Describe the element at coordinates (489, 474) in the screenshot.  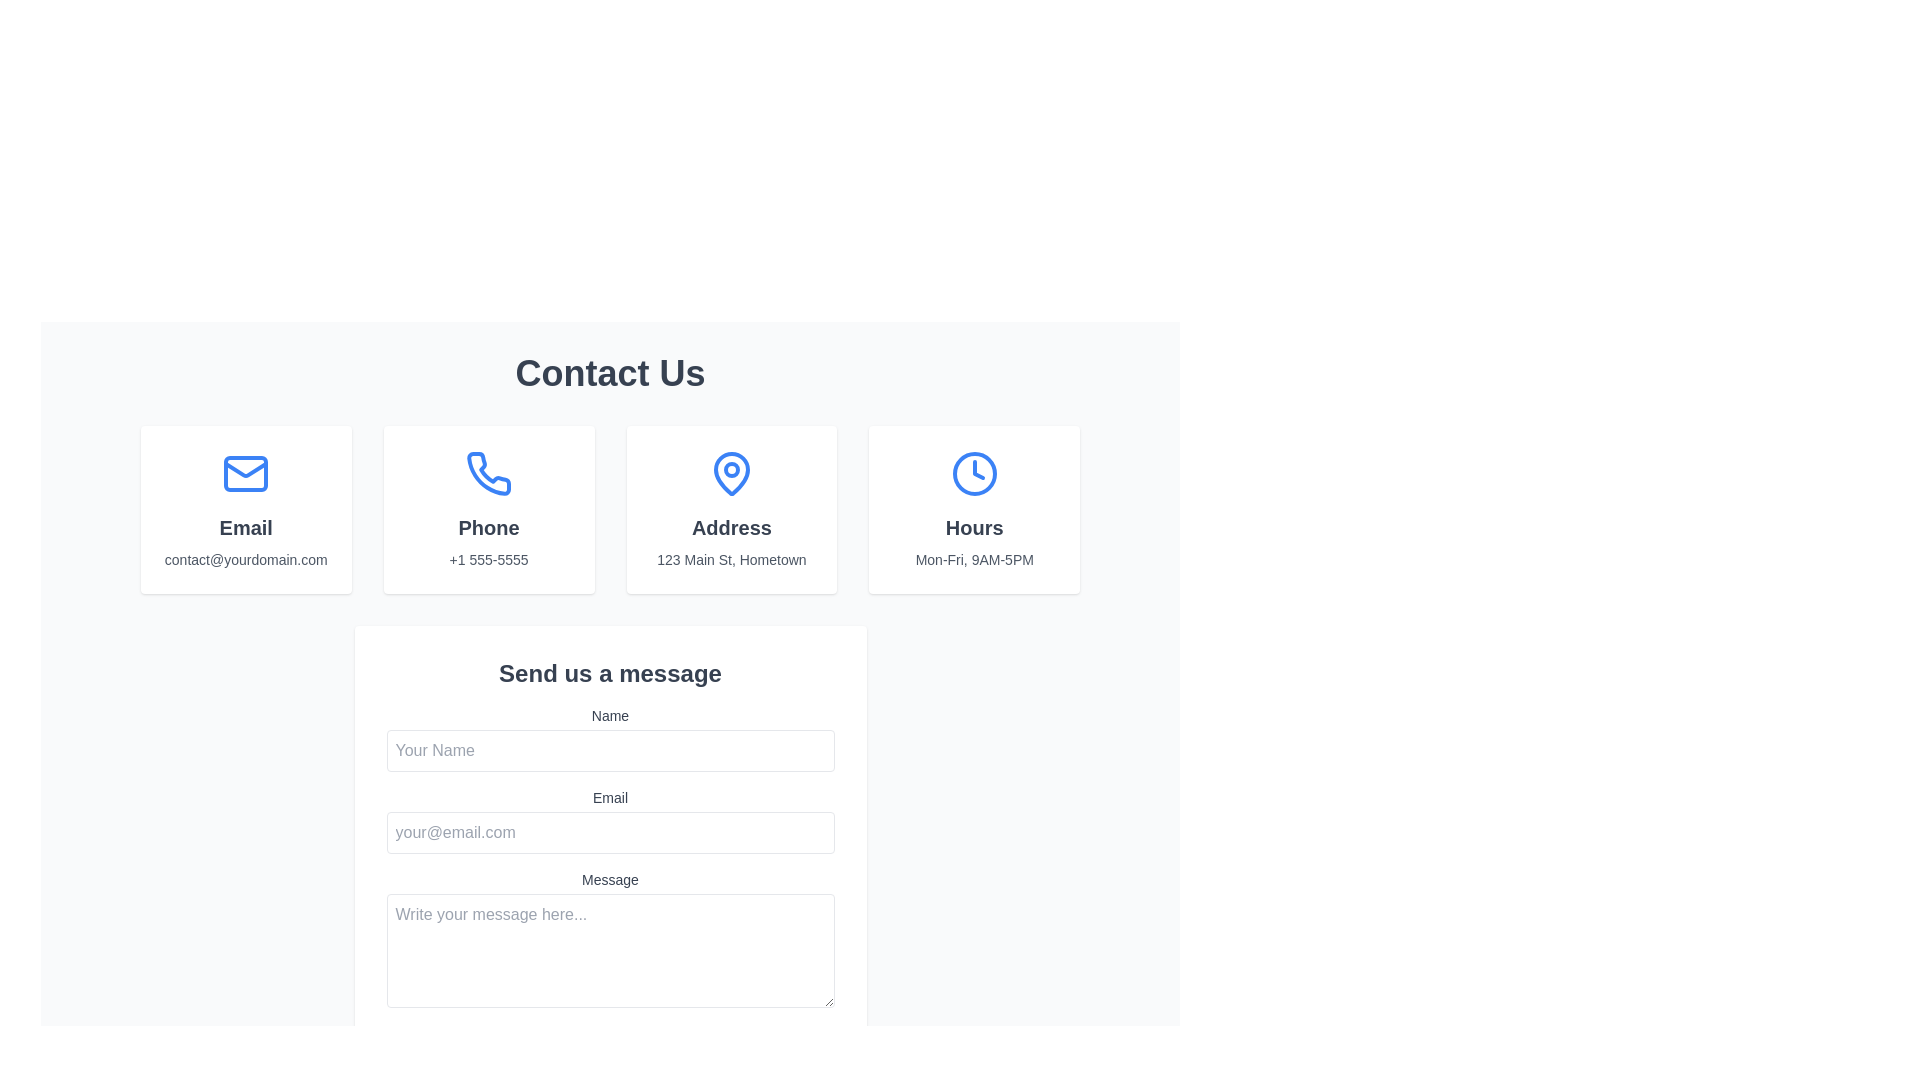
I see `the phone icon in the contact methods section, which is positioned above the label 'Phone' in the second column of the top section of the interface` at that location.